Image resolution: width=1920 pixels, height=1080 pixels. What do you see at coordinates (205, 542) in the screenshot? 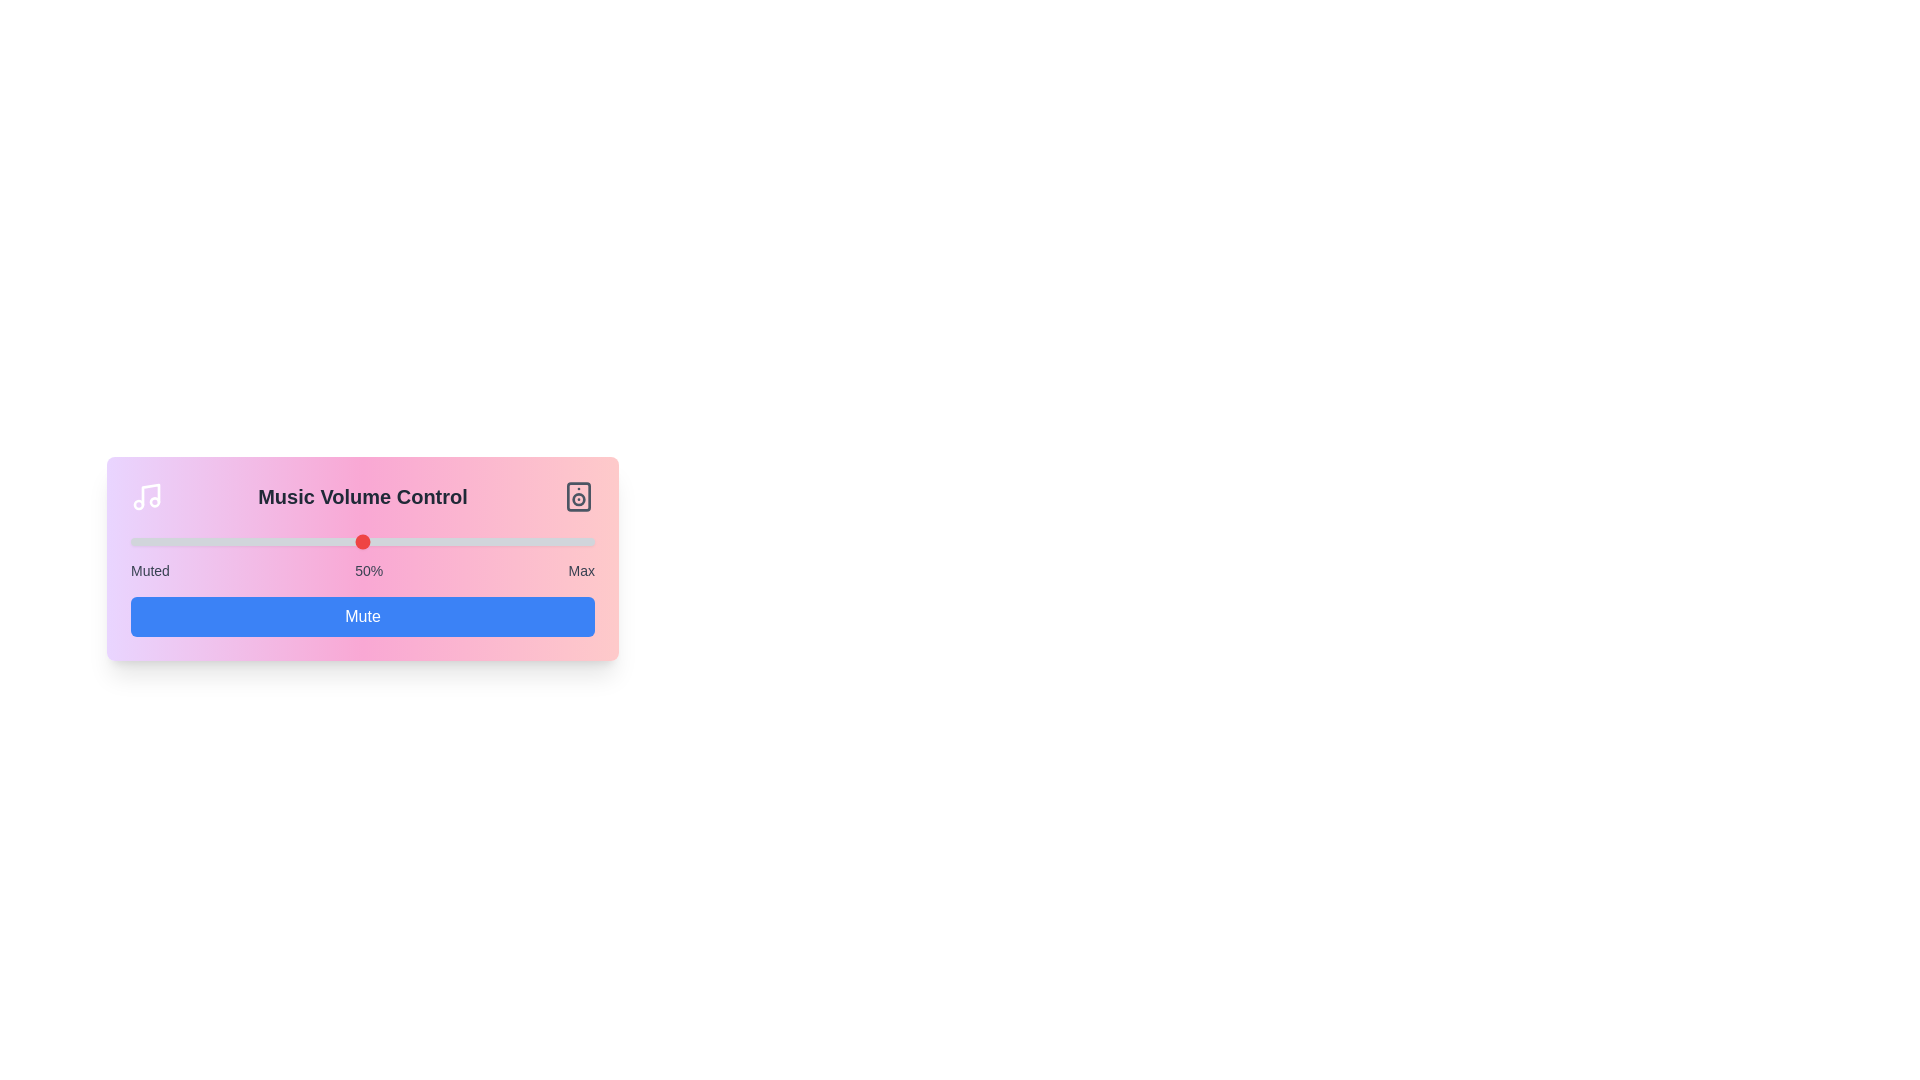
I see `the volume slider to 16%` at bounding box center [205, 542].